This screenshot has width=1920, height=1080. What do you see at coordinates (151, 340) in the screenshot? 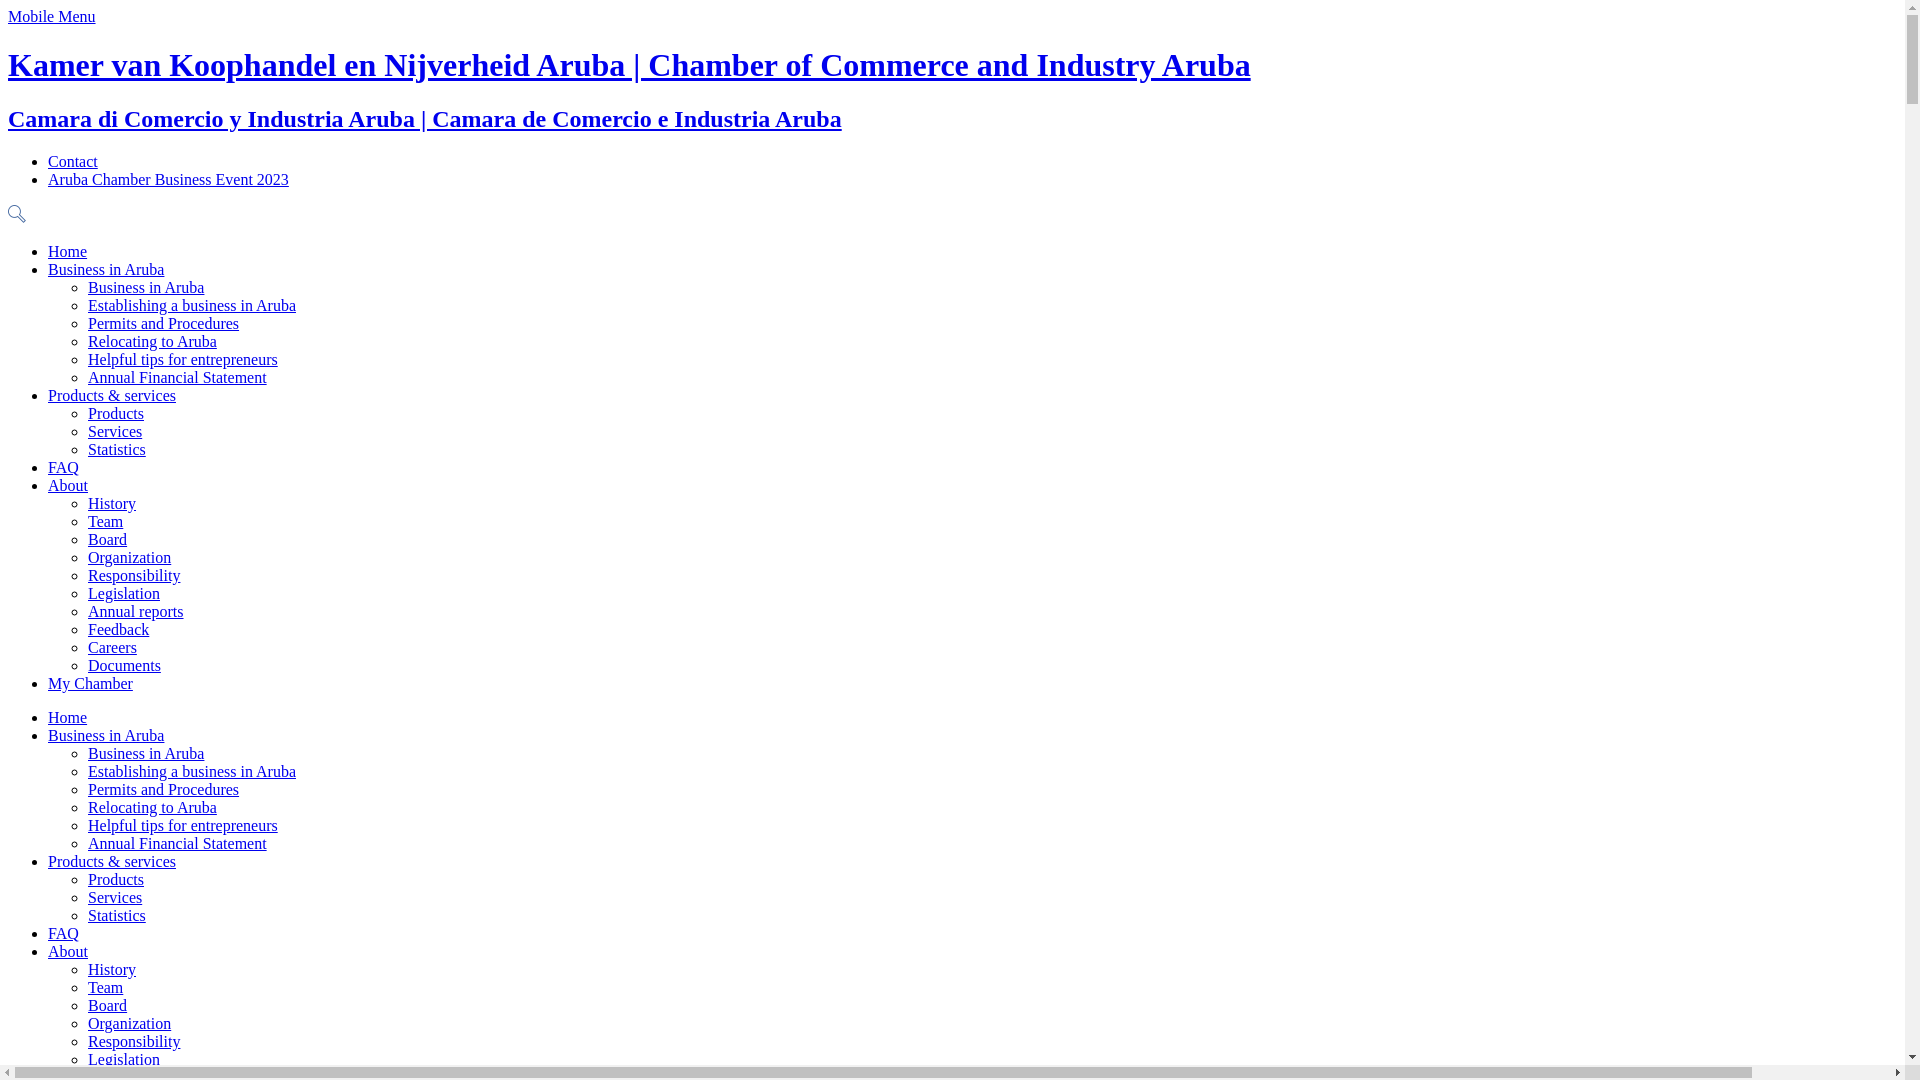
I see `'Relocating to Aruba'` at bounding box center [151, 340].